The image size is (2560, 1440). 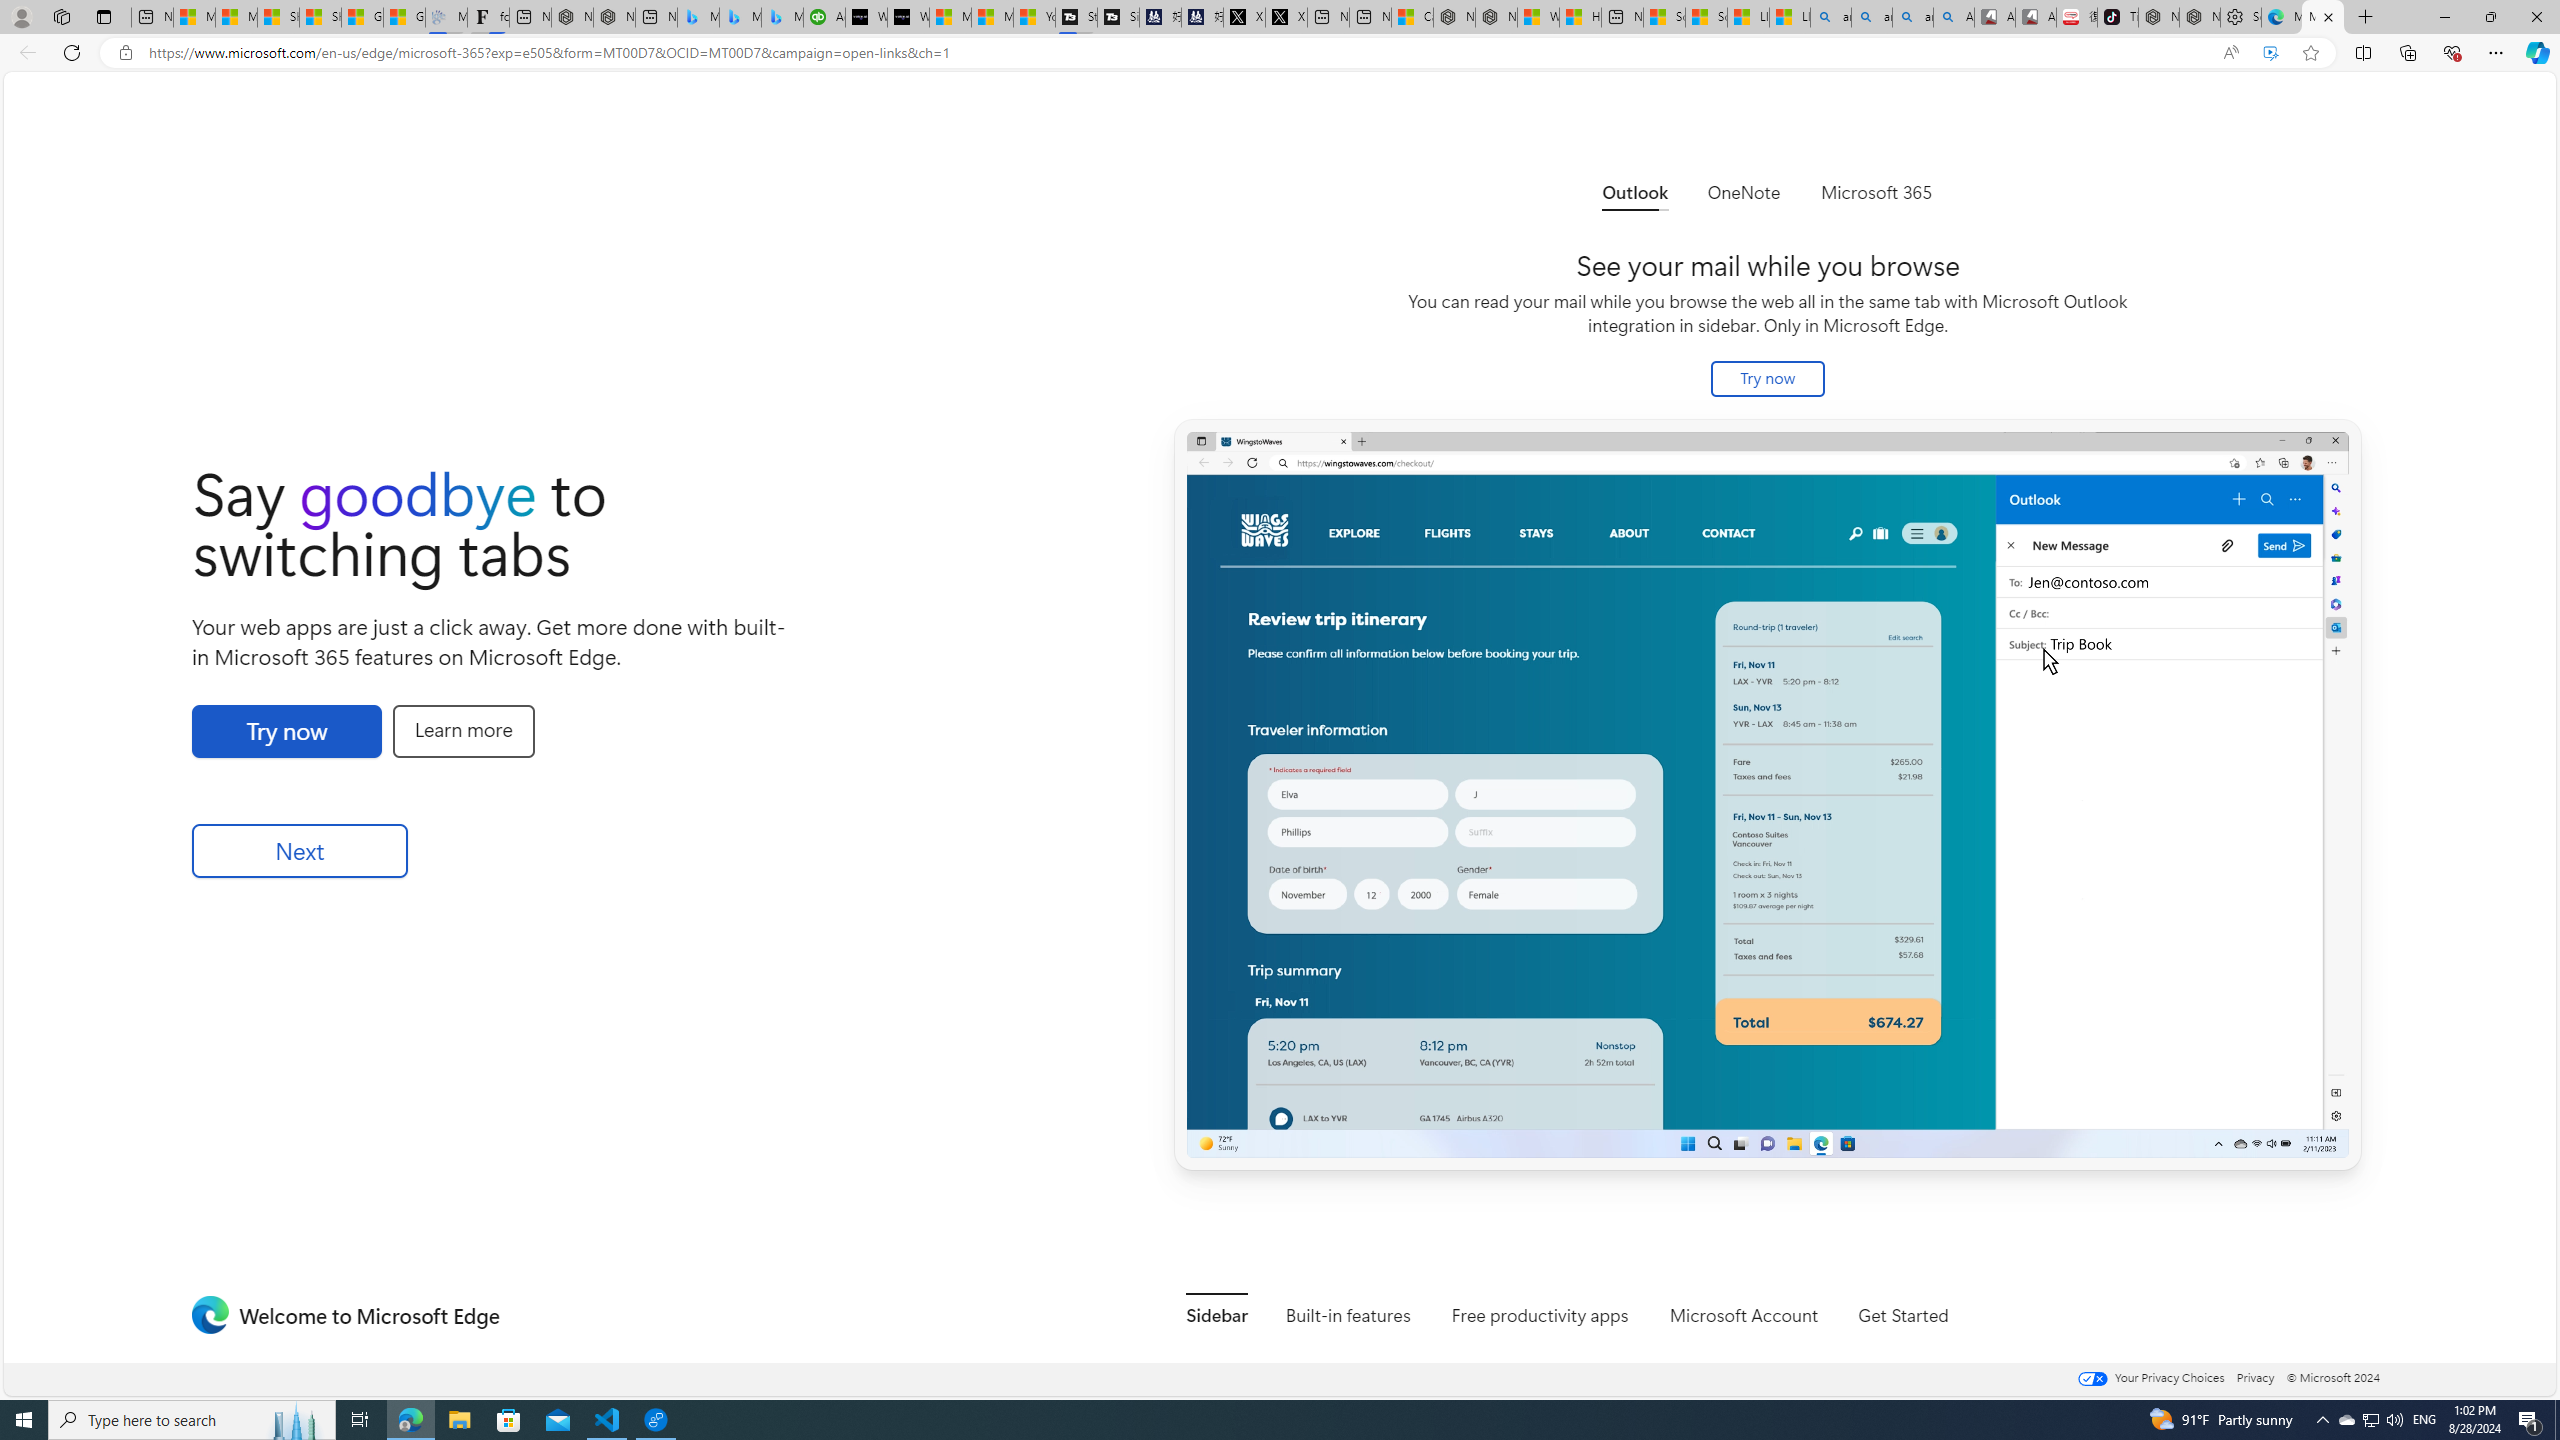 I want to click on 'amazon - Search Images', so click(x=1912, y=16).